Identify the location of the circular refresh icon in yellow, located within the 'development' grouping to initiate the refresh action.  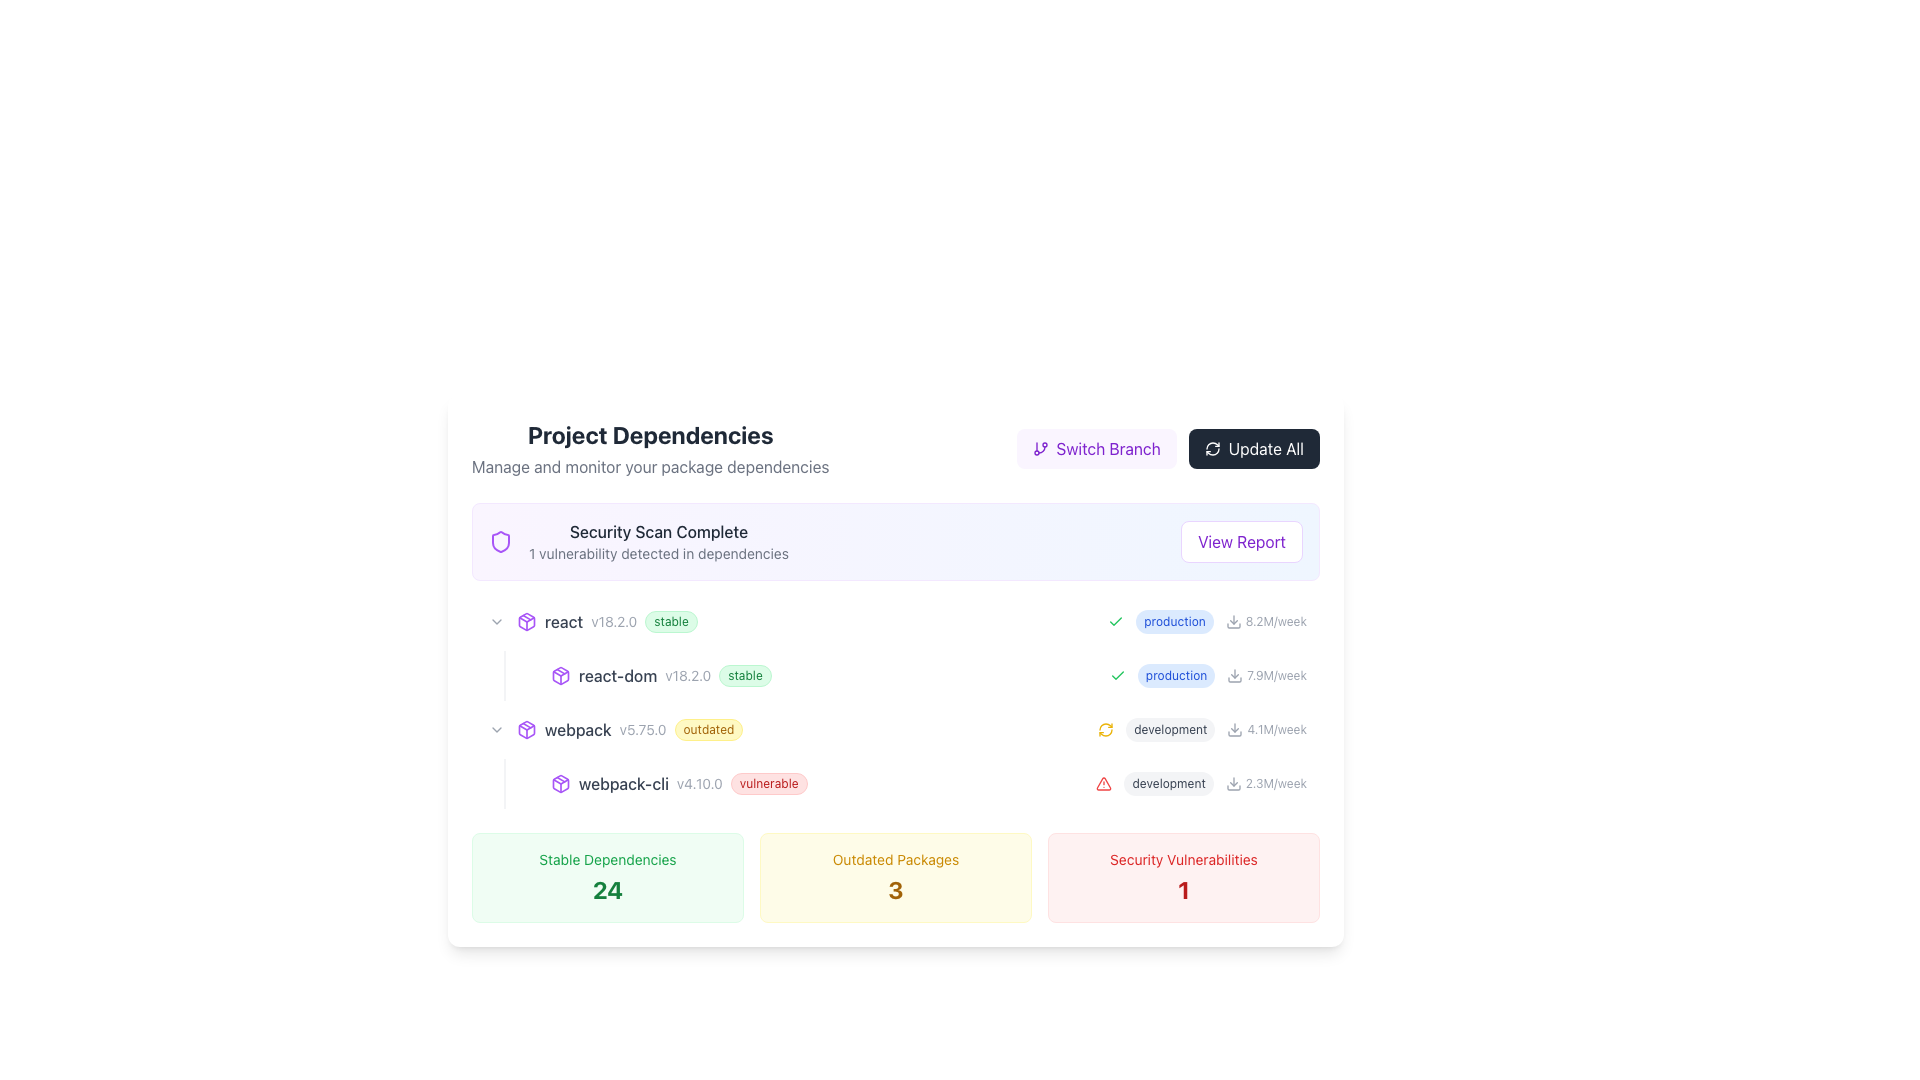
(1105, 729).